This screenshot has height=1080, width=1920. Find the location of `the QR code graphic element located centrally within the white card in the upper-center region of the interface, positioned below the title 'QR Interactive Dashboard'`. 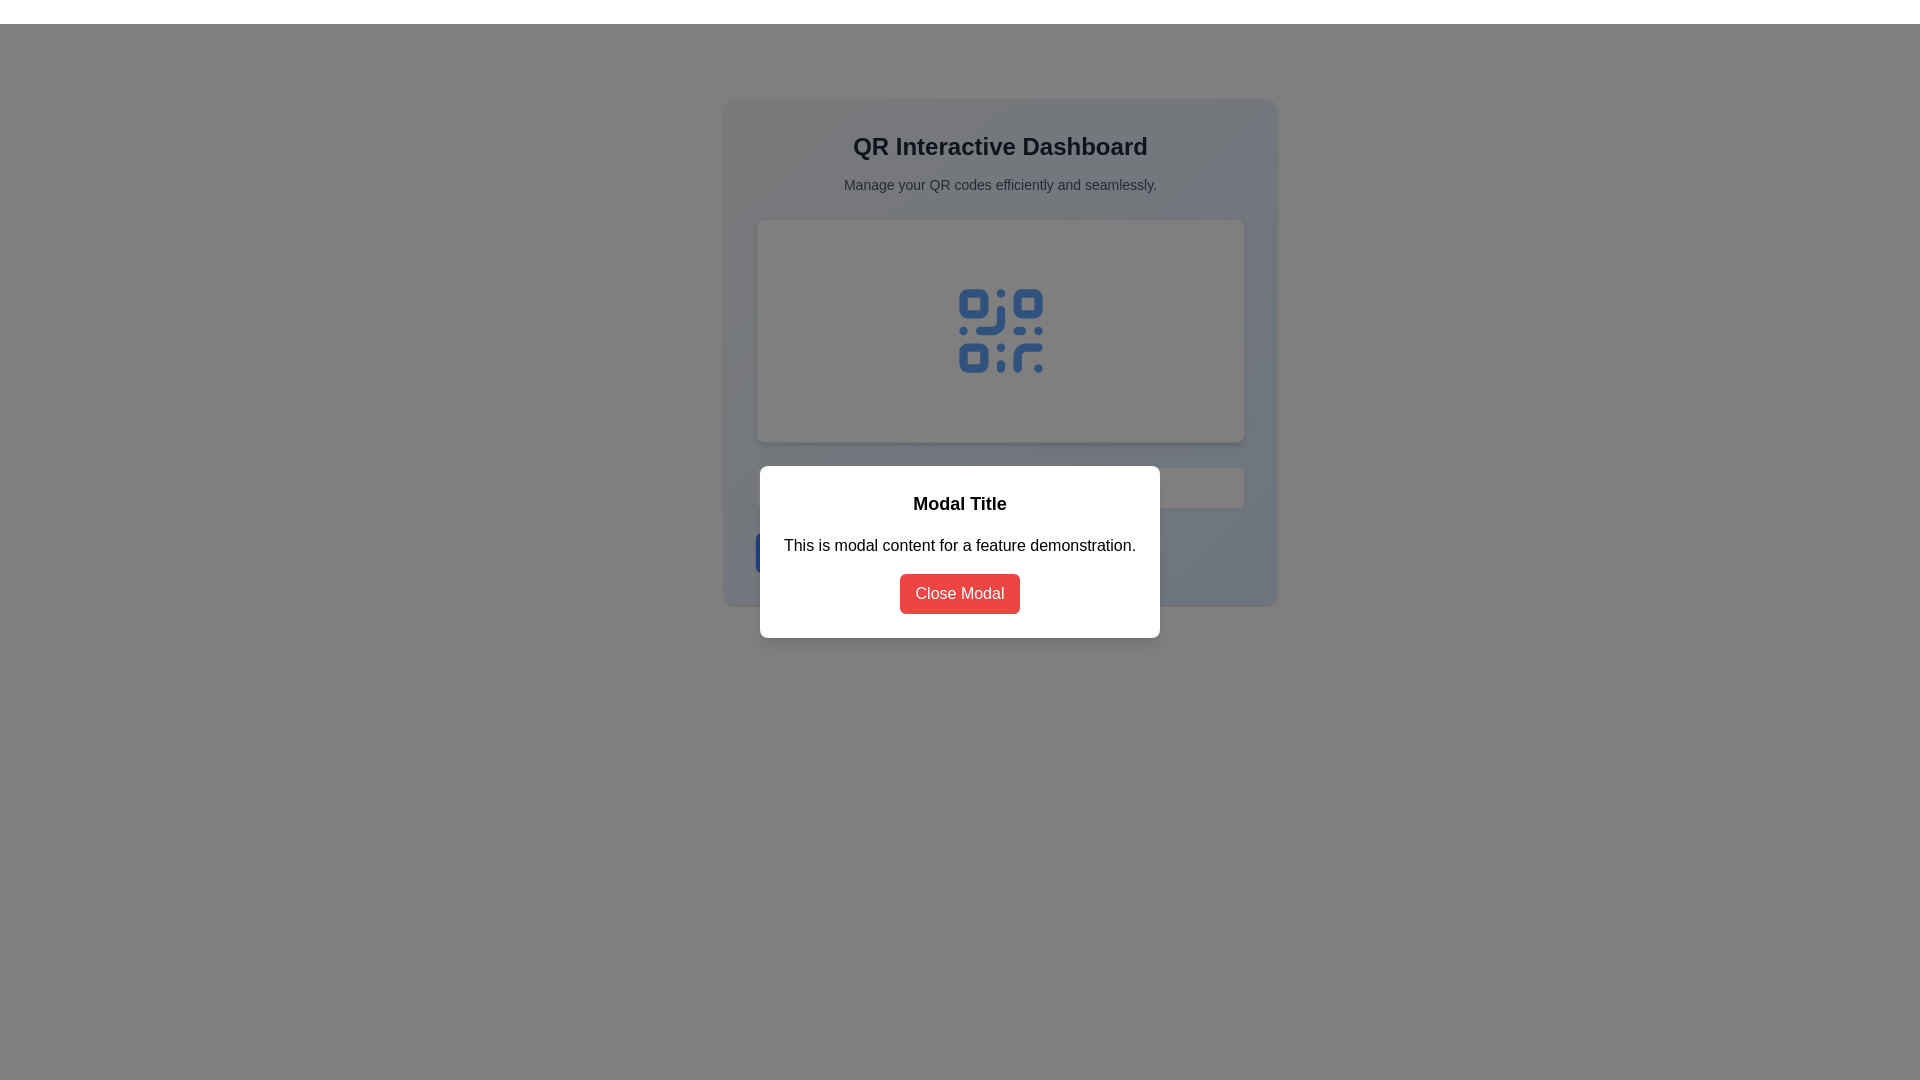

the QR code graphic element located centrally within the white card in the upper-center region of the interface, positioned below the title 'QR Interactive Dashboard' is located at coordinates (1000, 330).